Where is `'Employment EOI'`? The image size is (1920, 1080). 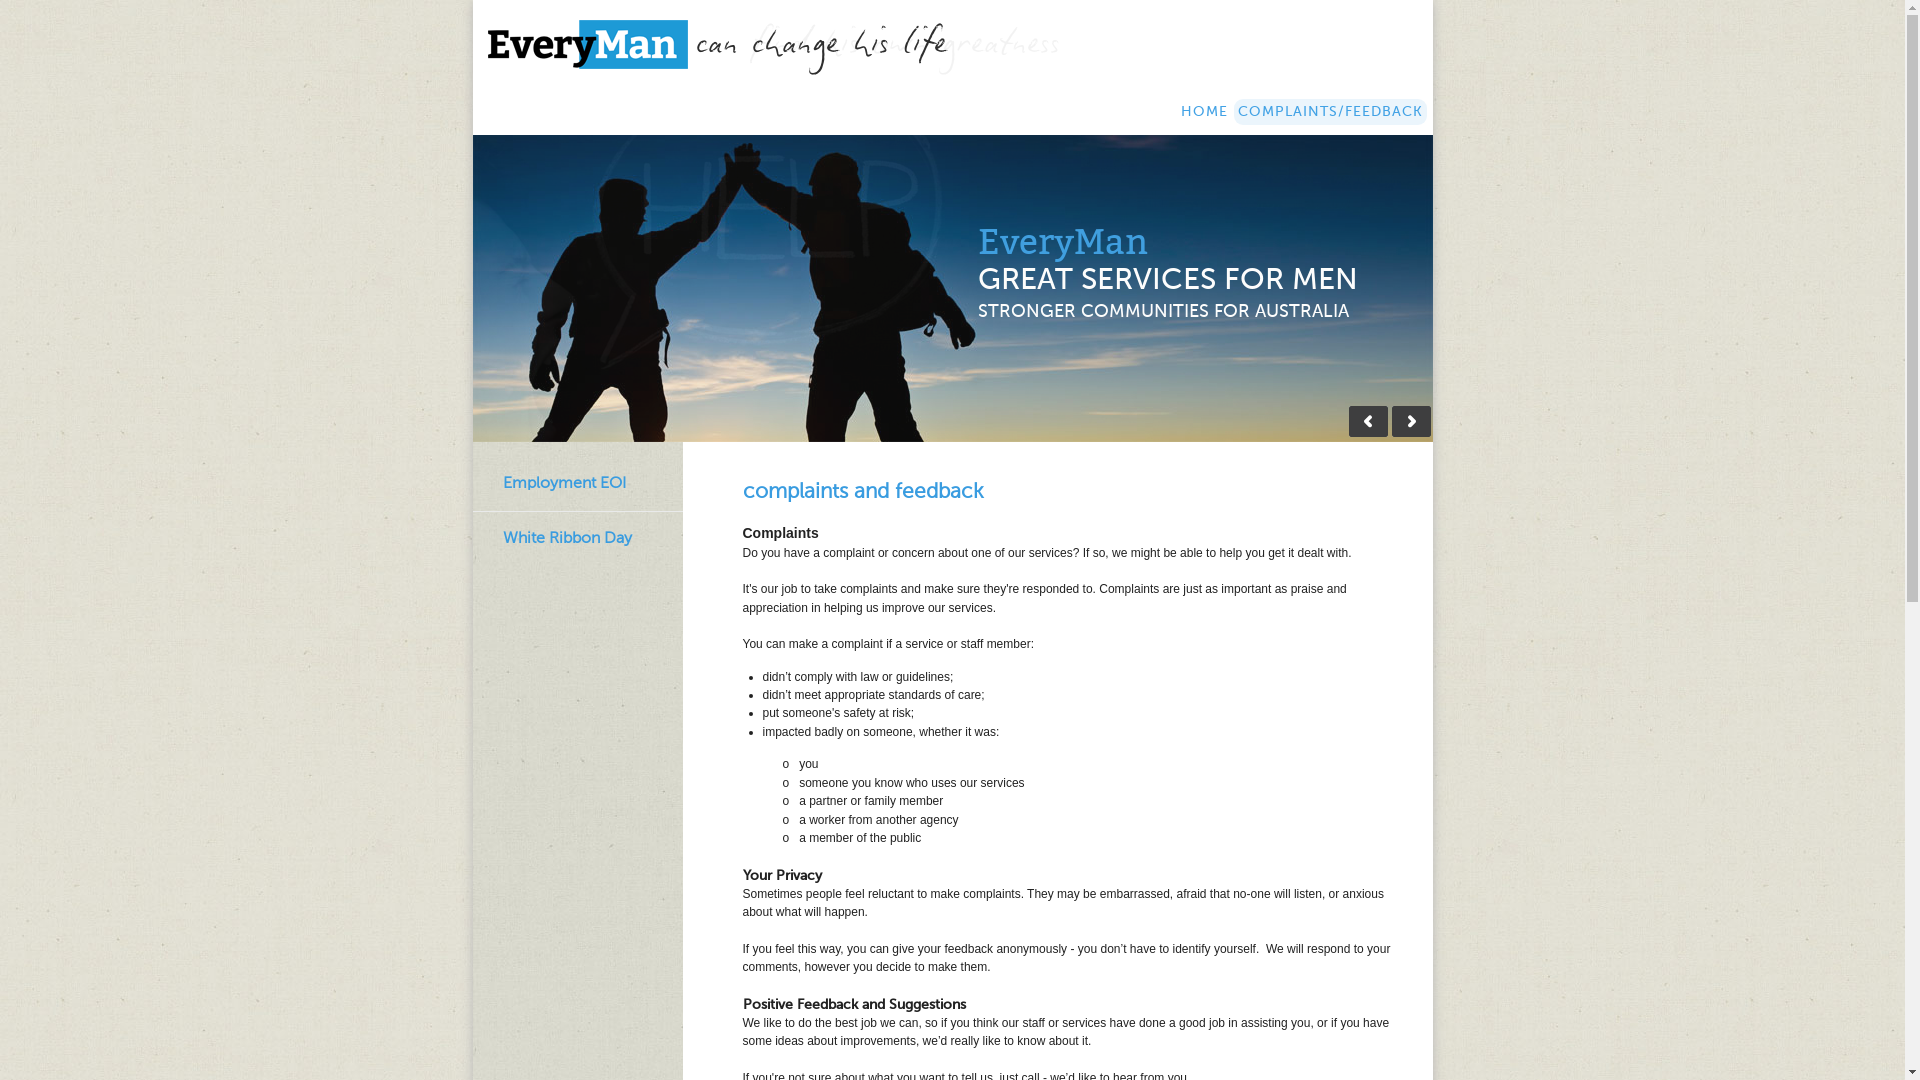 'Employment EOI' is located at coordinates (562, 483).